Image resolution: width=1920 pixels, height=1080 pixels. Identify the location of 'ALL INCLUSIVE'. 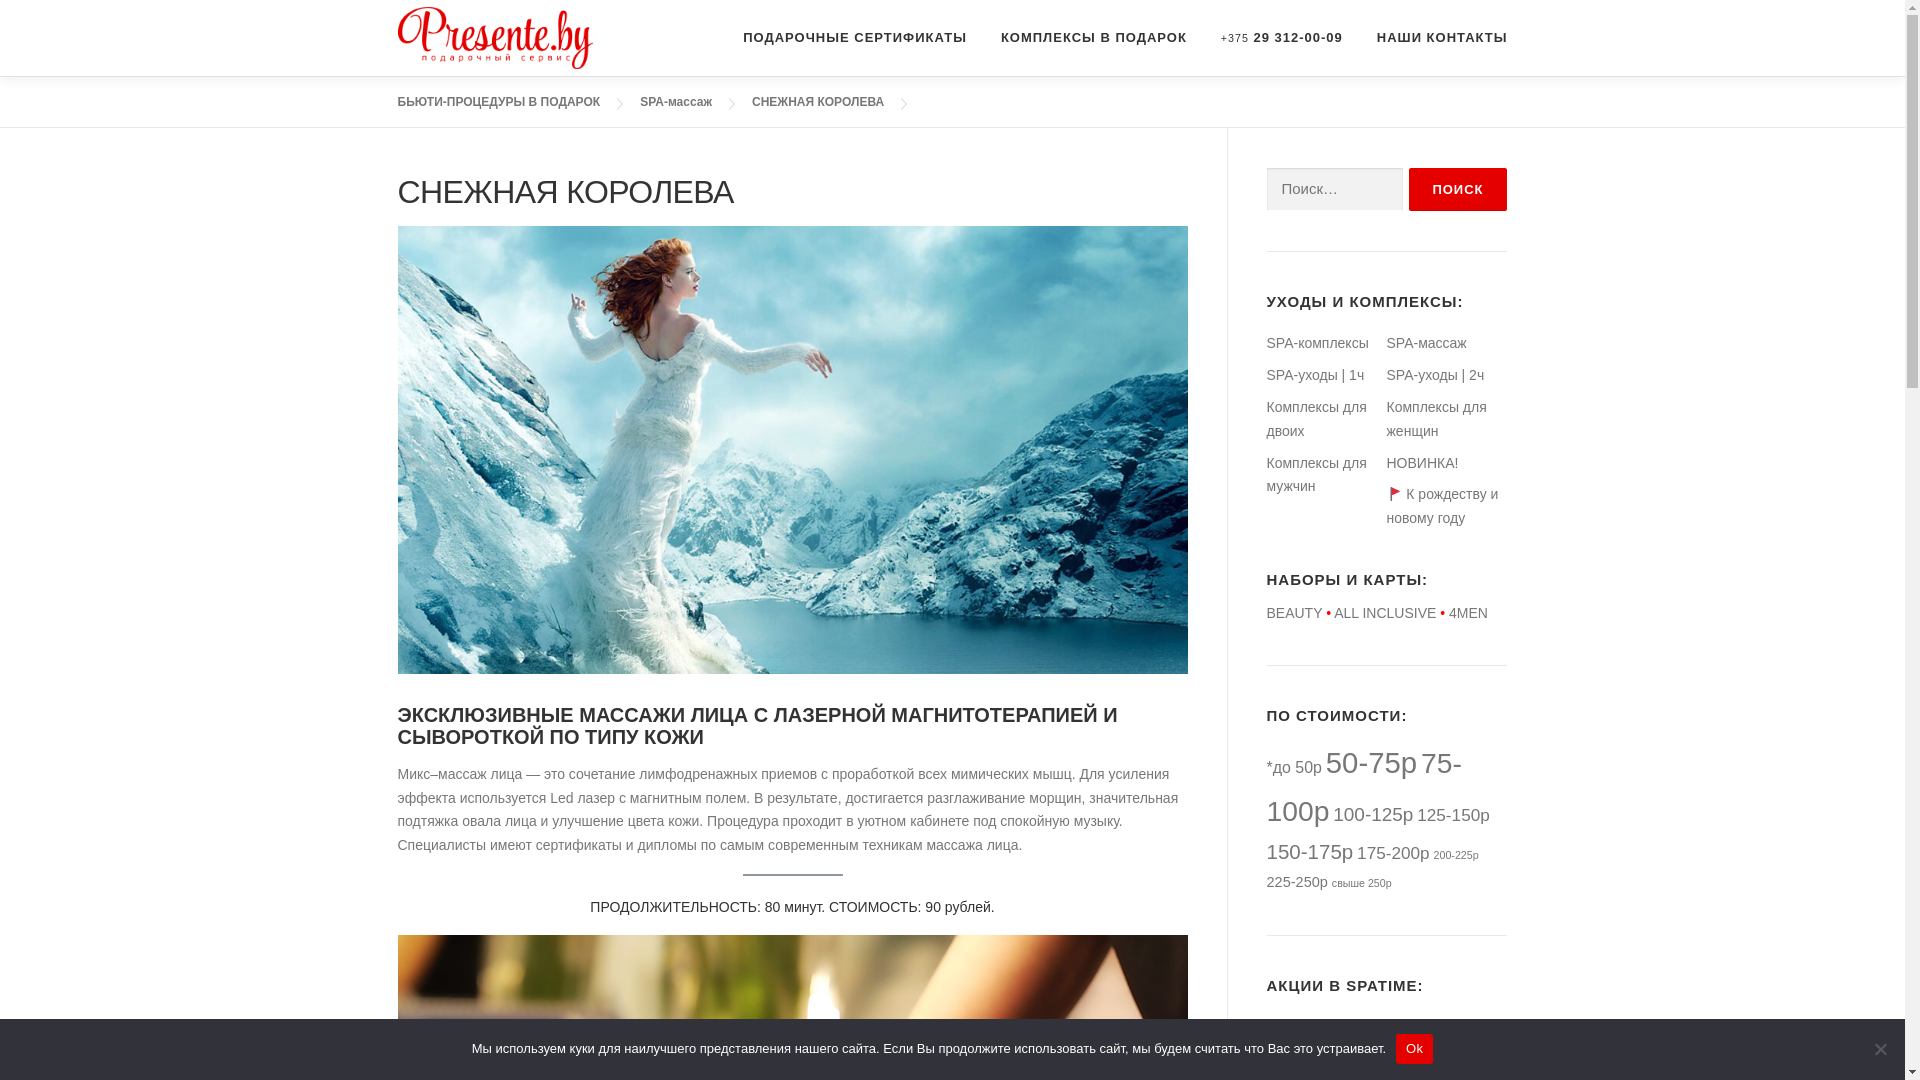
(1384, 612).